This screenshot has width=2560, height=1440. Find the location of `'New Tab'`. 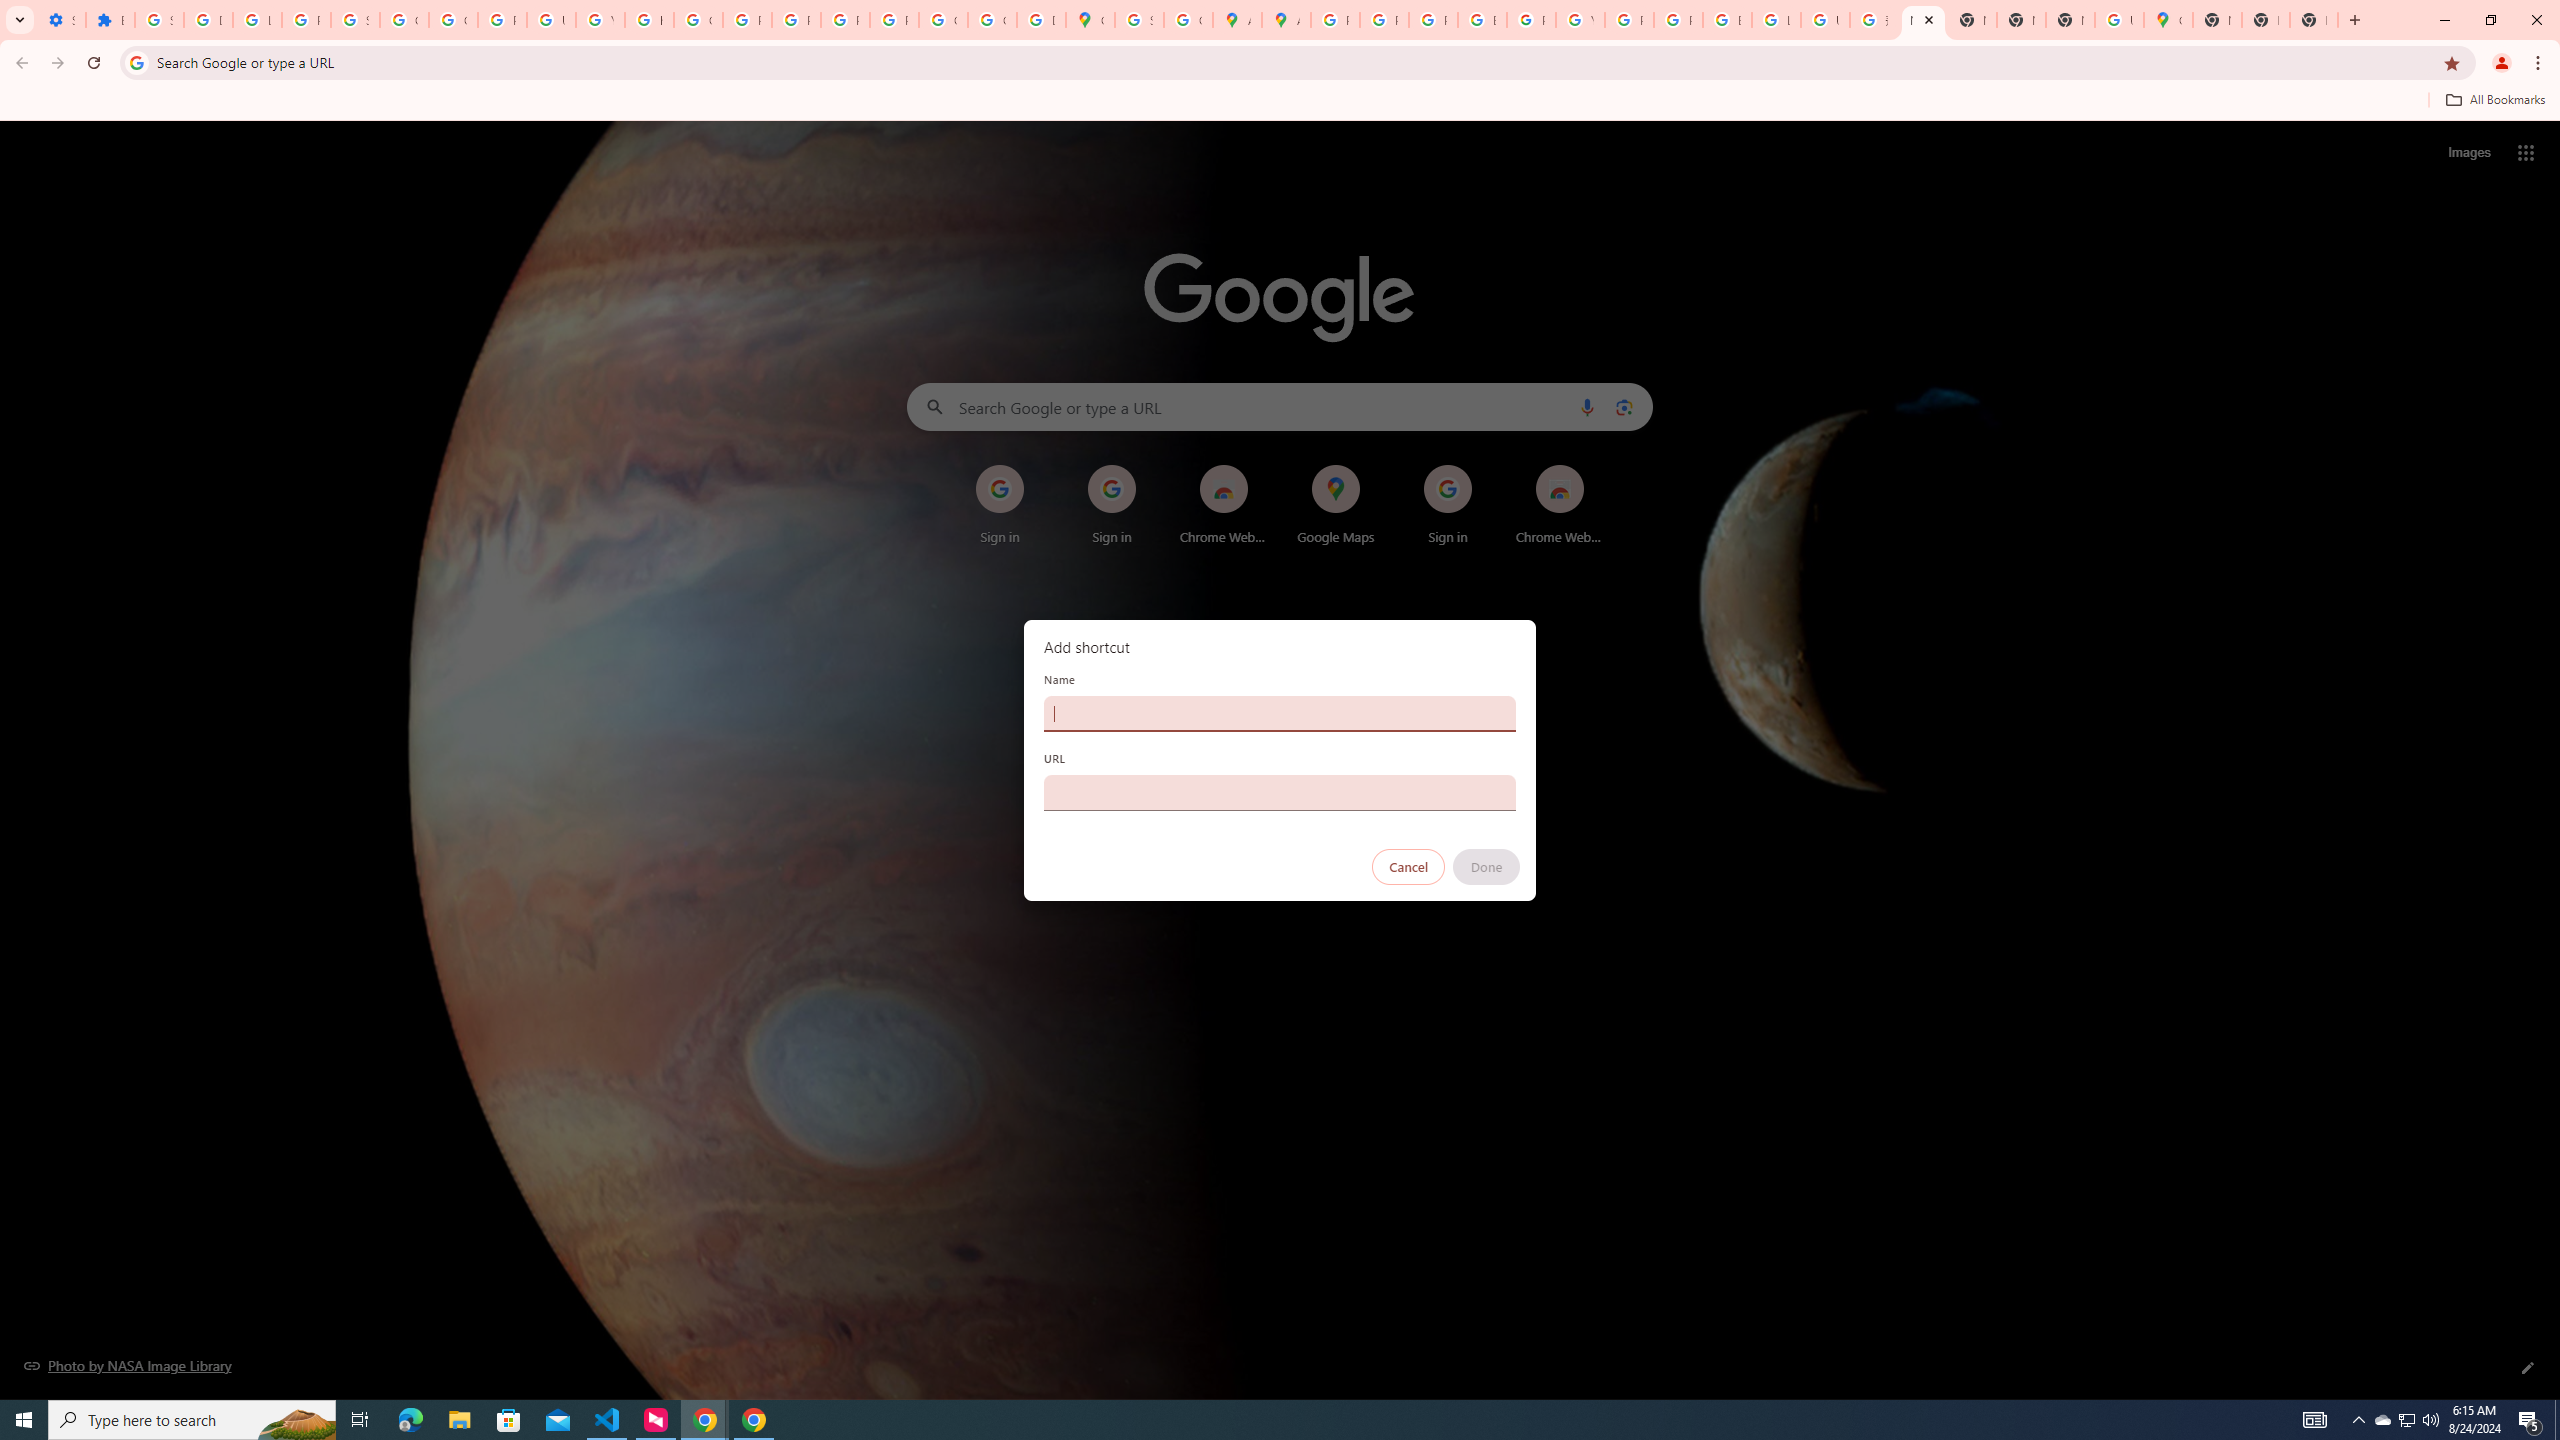

'New Tab' is located at coordinates (2314, 19).